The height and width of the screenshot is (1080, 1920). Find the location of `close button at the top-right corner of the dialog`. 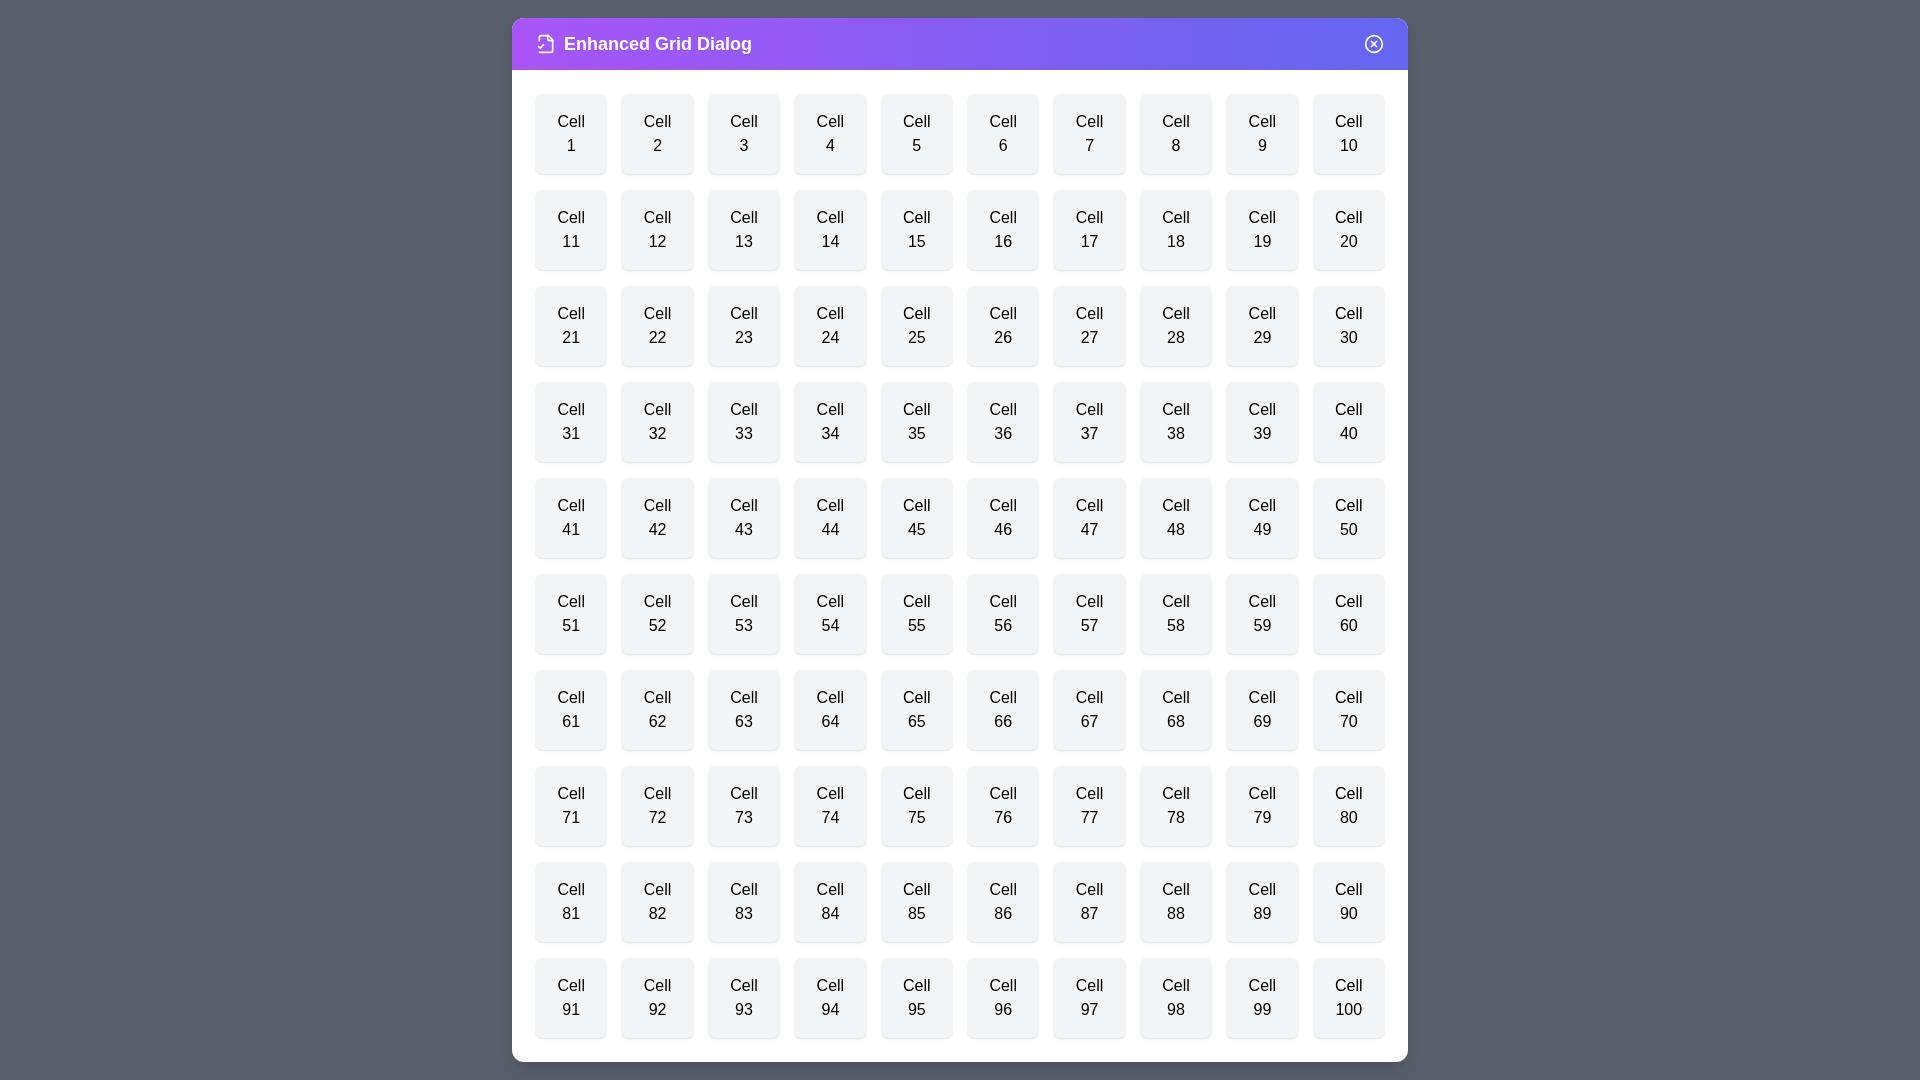

close button at the top-right corner of the dialog is located at coordinates (1372, 43).